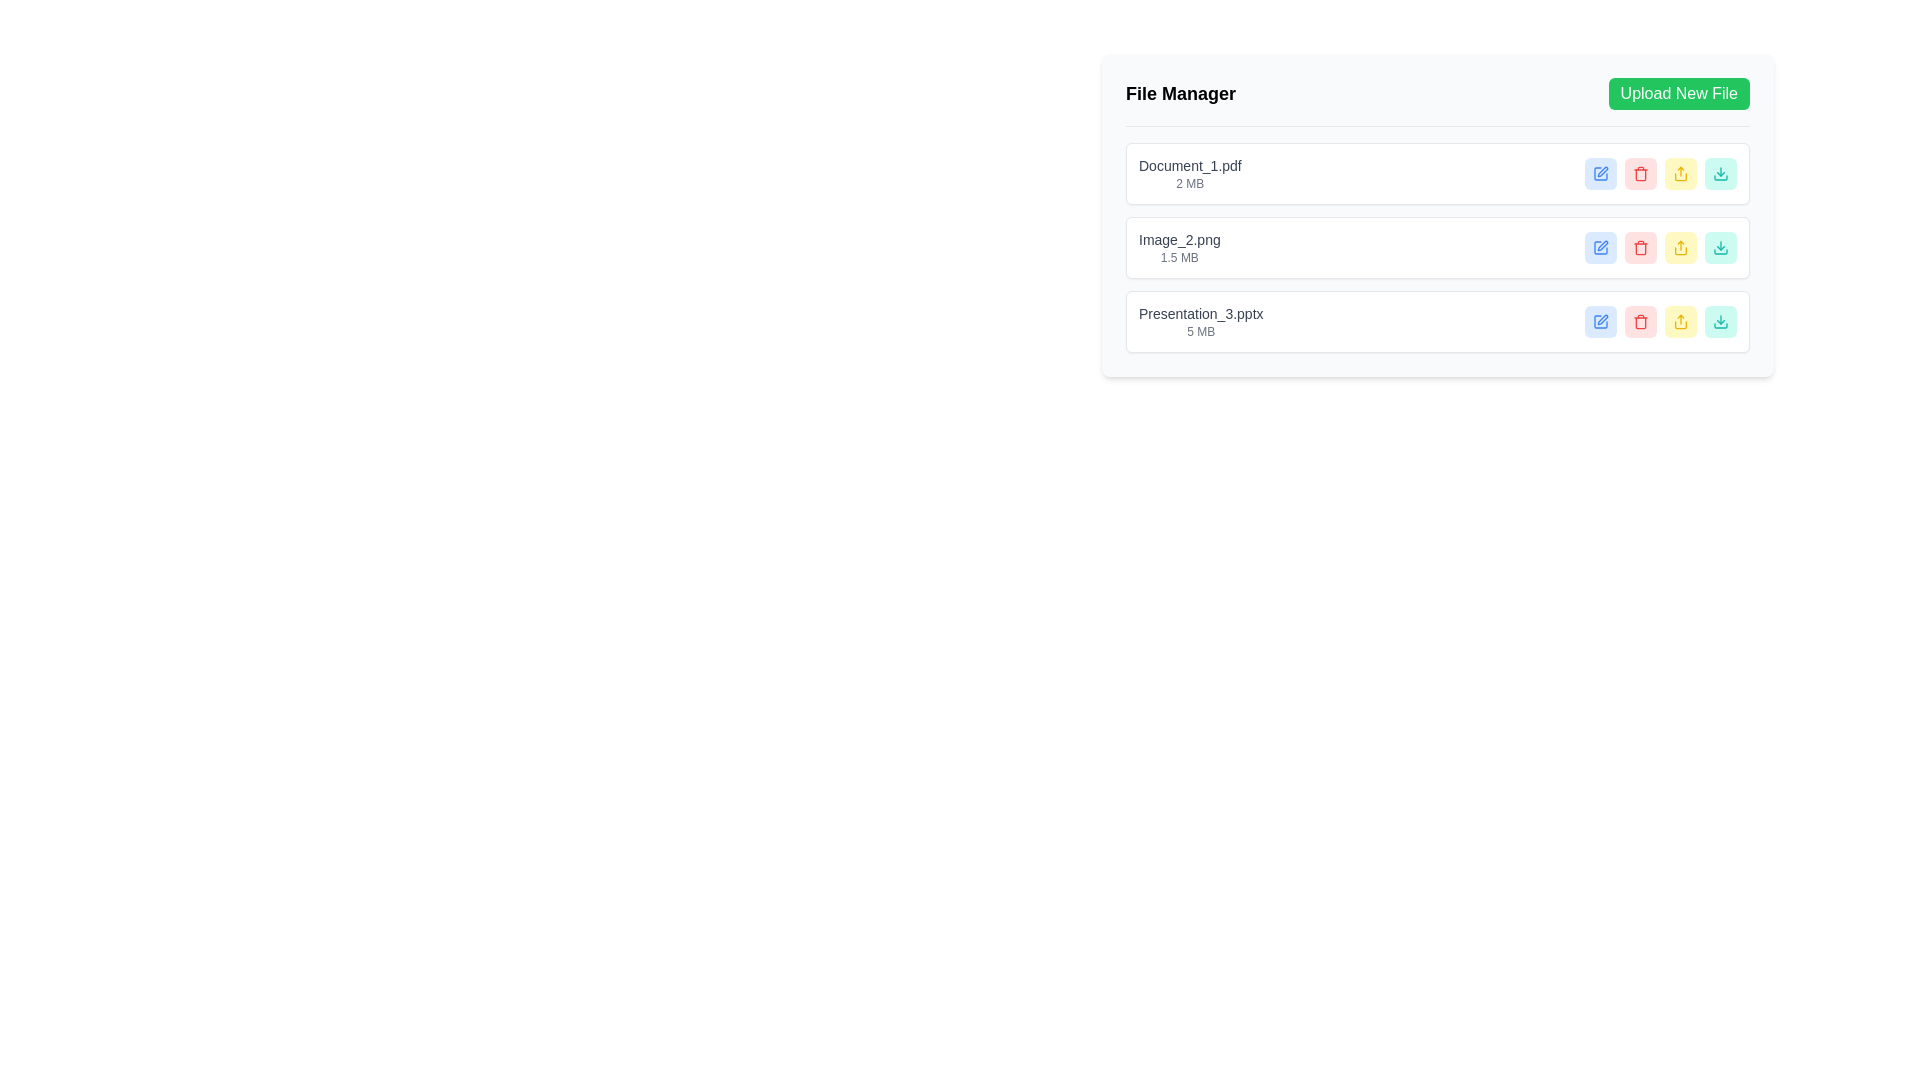  What do you see at coordinates (1200, 320) in the screenshot?
I see `the text label that provides metadata for the file located in the third entry of the file list within the 'File Manager' interface, which appears below 'Image_2.png (1.5 MB)'` at bounding box center [1200, 320].